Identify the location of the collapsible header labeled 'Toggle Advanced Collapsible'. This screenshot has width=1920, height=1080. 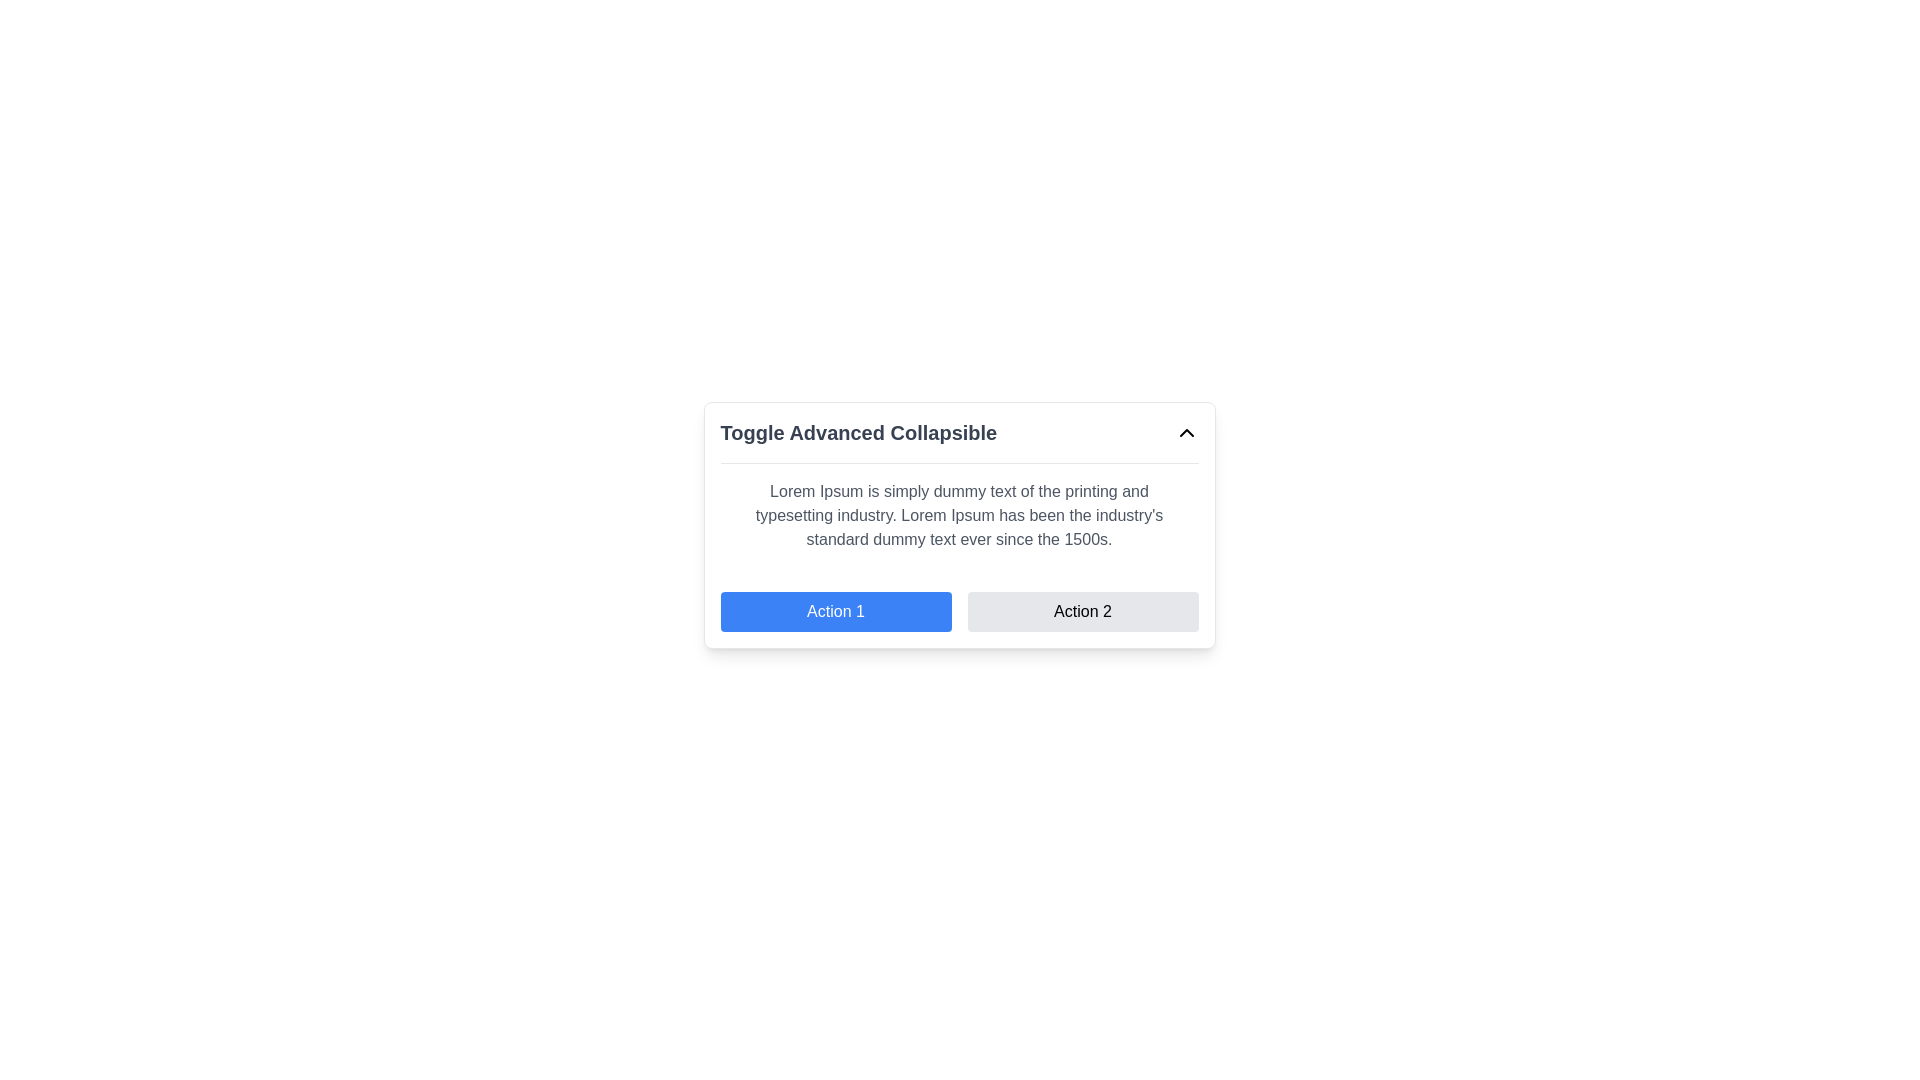
(958, 431).